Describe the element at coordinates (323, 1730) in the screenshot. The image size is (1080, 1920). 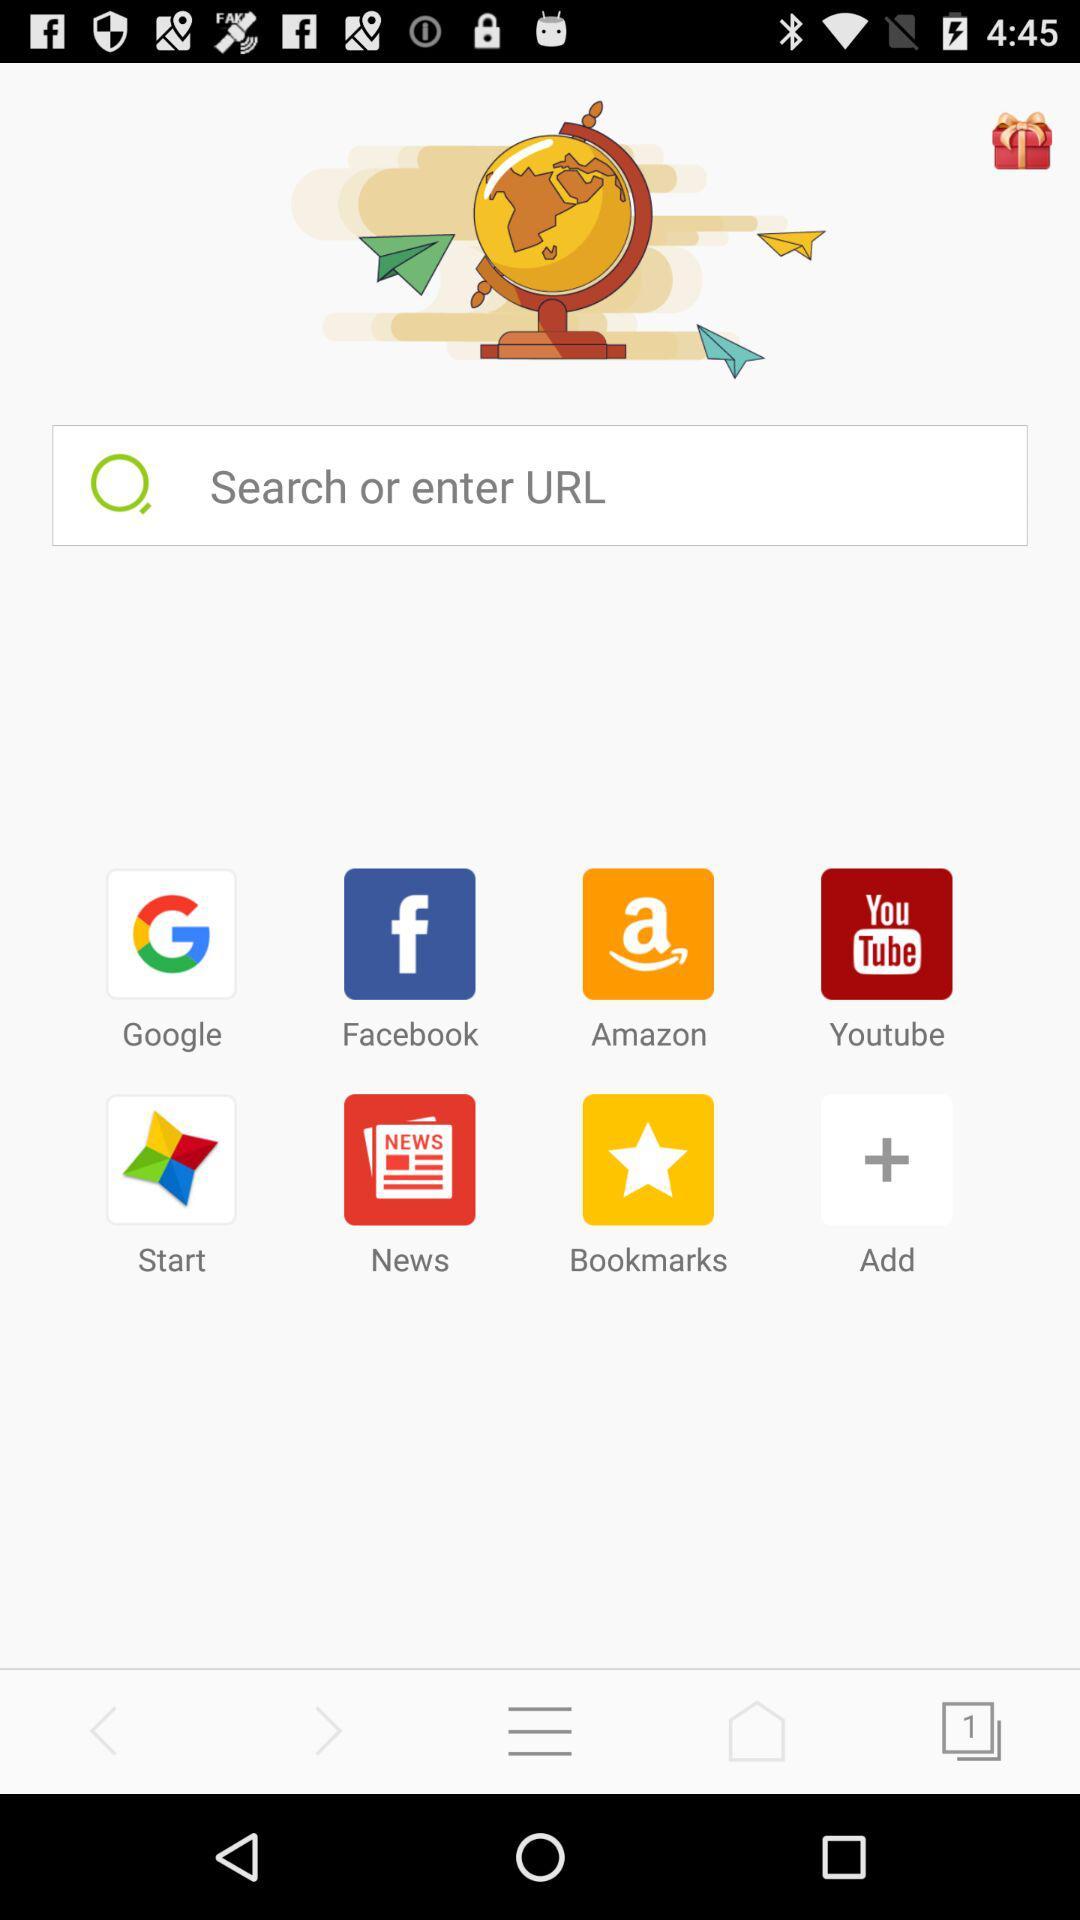
I see `forward` at that location.